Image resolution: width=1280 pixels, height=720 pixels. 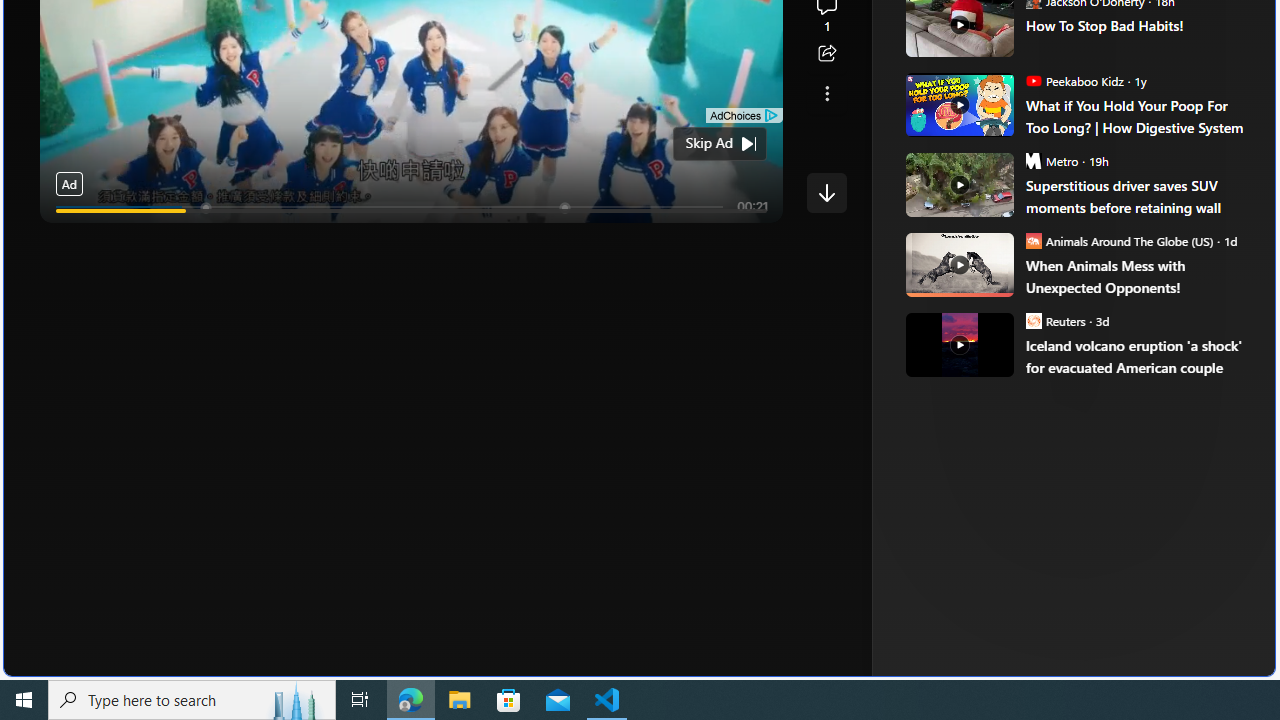 What do you see at coordinates (1033, 319) in the screenshot?
I see `'Reuters'` at bounding box center [1033, 319].